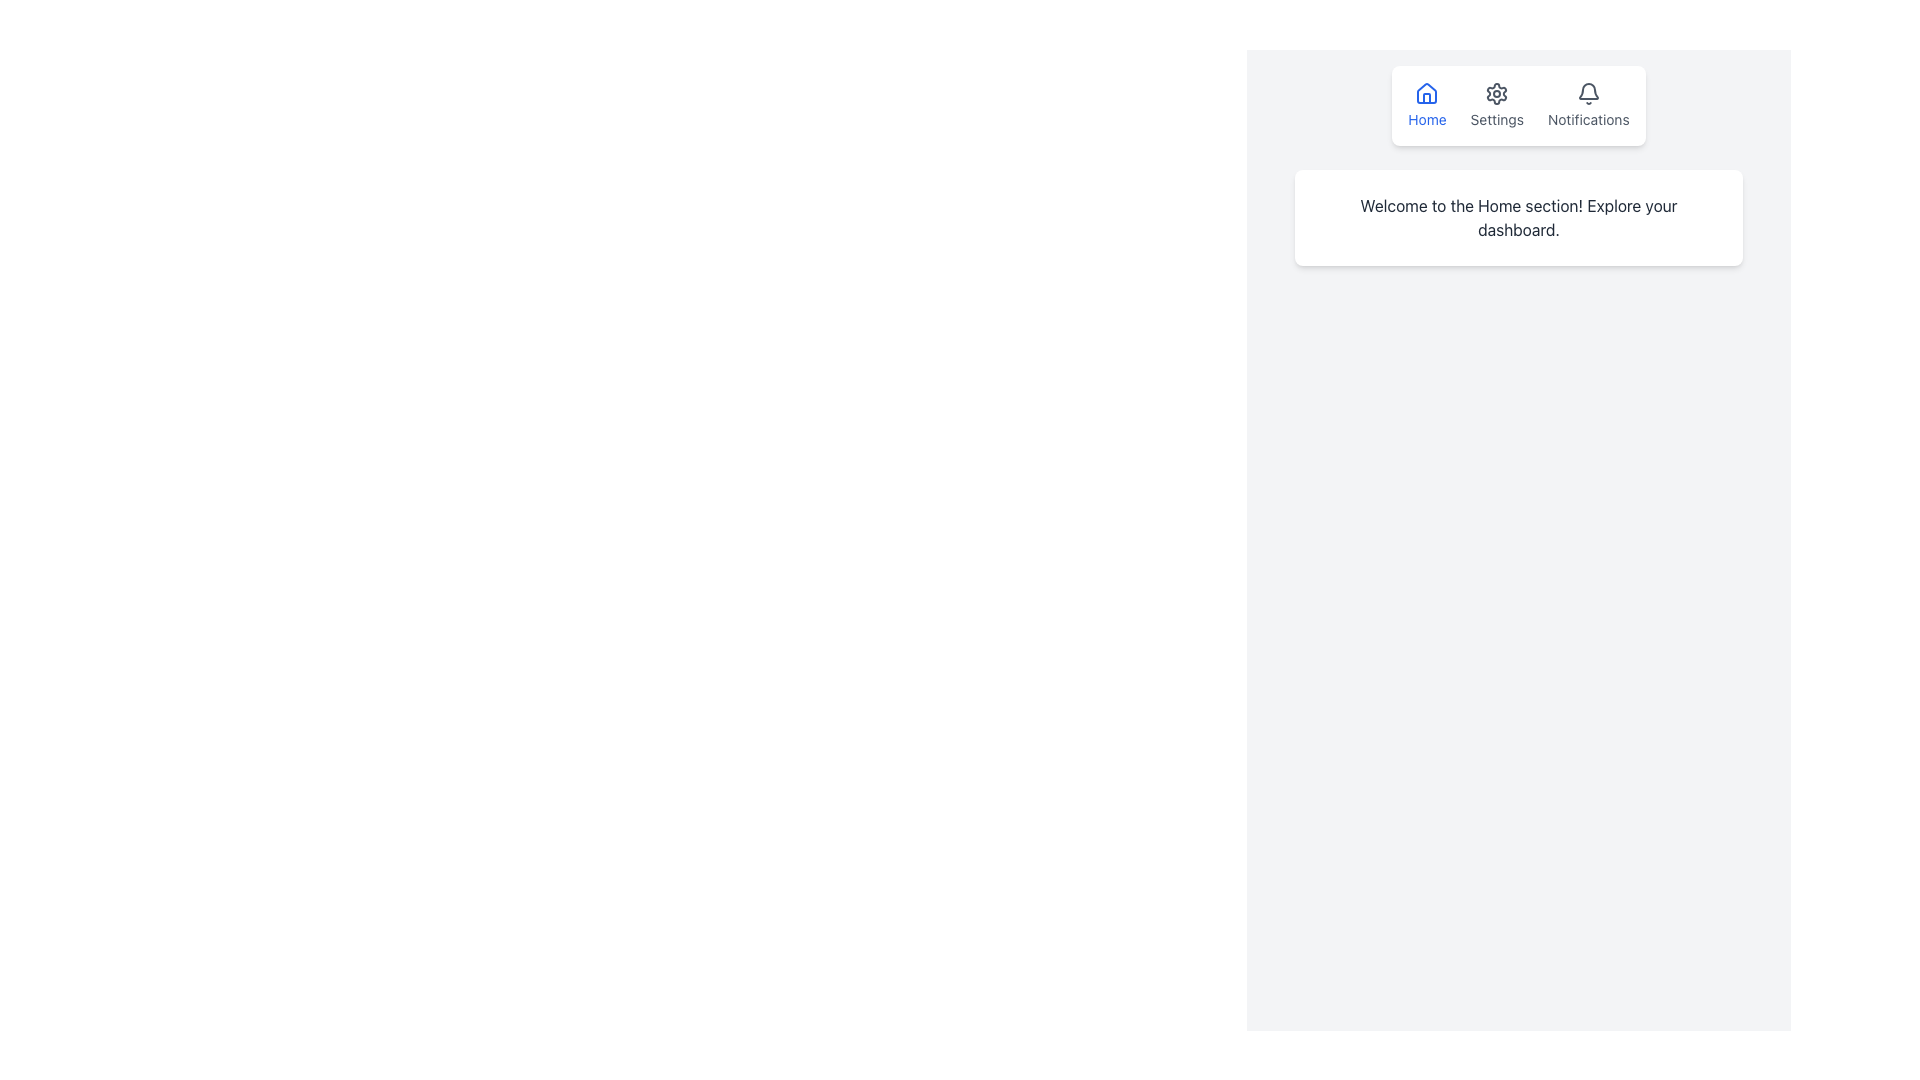  Describe the element at coordinates (1587, 93) in the screenshot. I see `the bell icon in the top-right corner of the navigation bar` at that location.